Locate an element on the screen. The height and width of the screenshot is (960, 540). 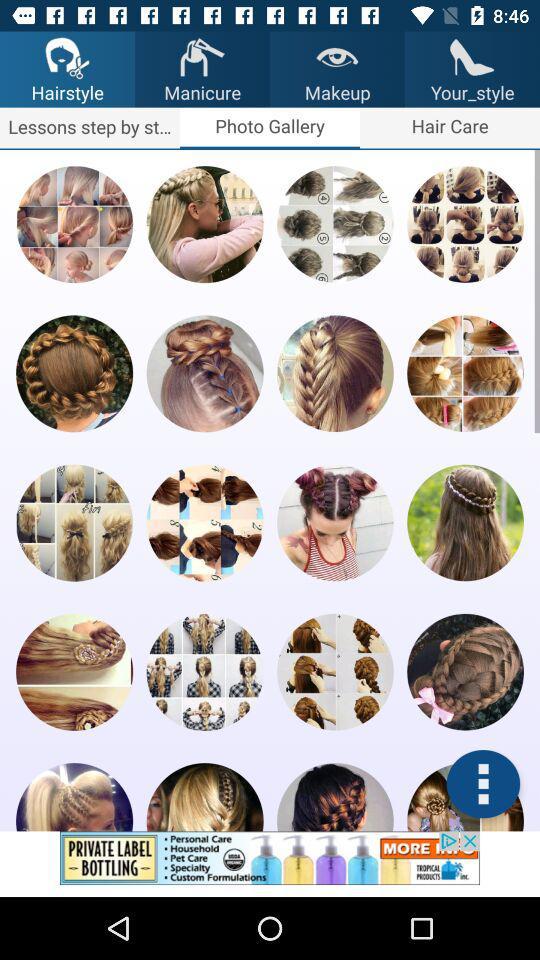
photo app is located at coordinates (465, 521).